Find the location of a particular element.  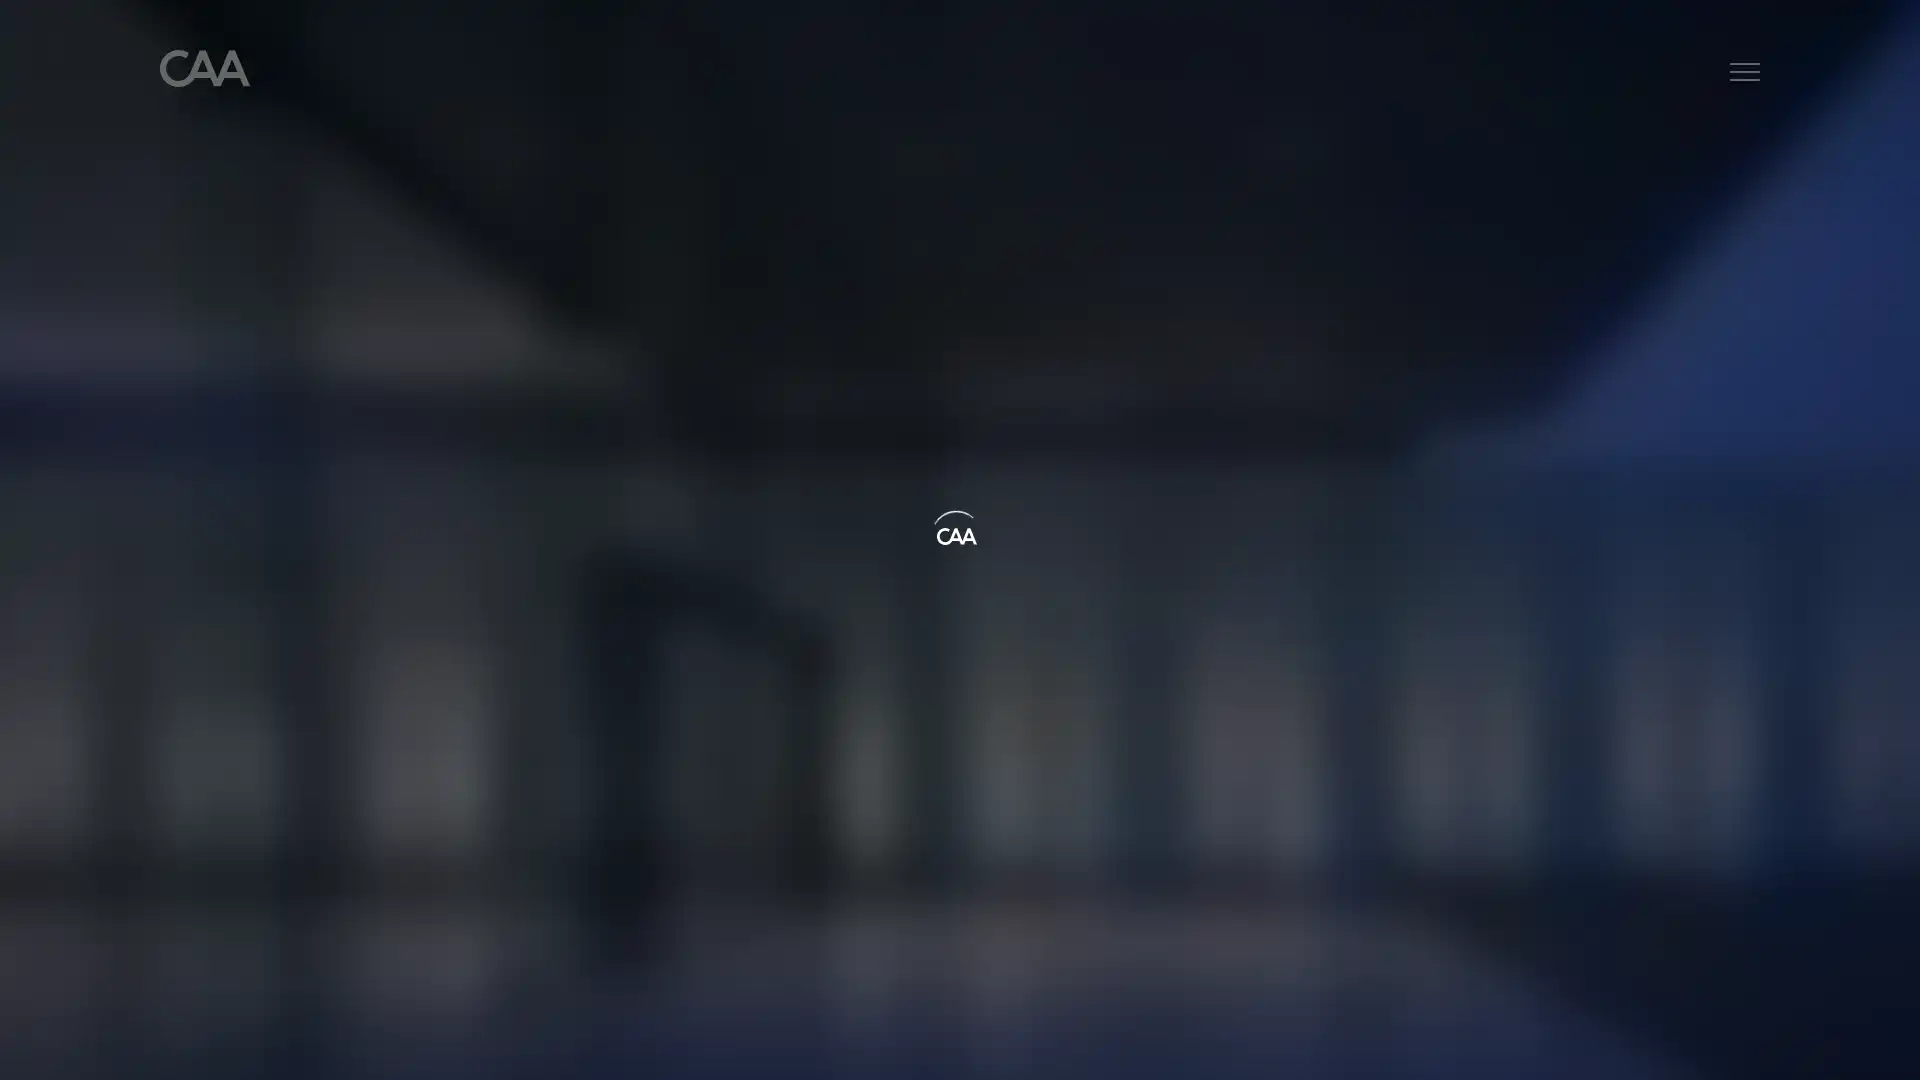

Accept All Cookies is located at coordinates (1541, 1048).